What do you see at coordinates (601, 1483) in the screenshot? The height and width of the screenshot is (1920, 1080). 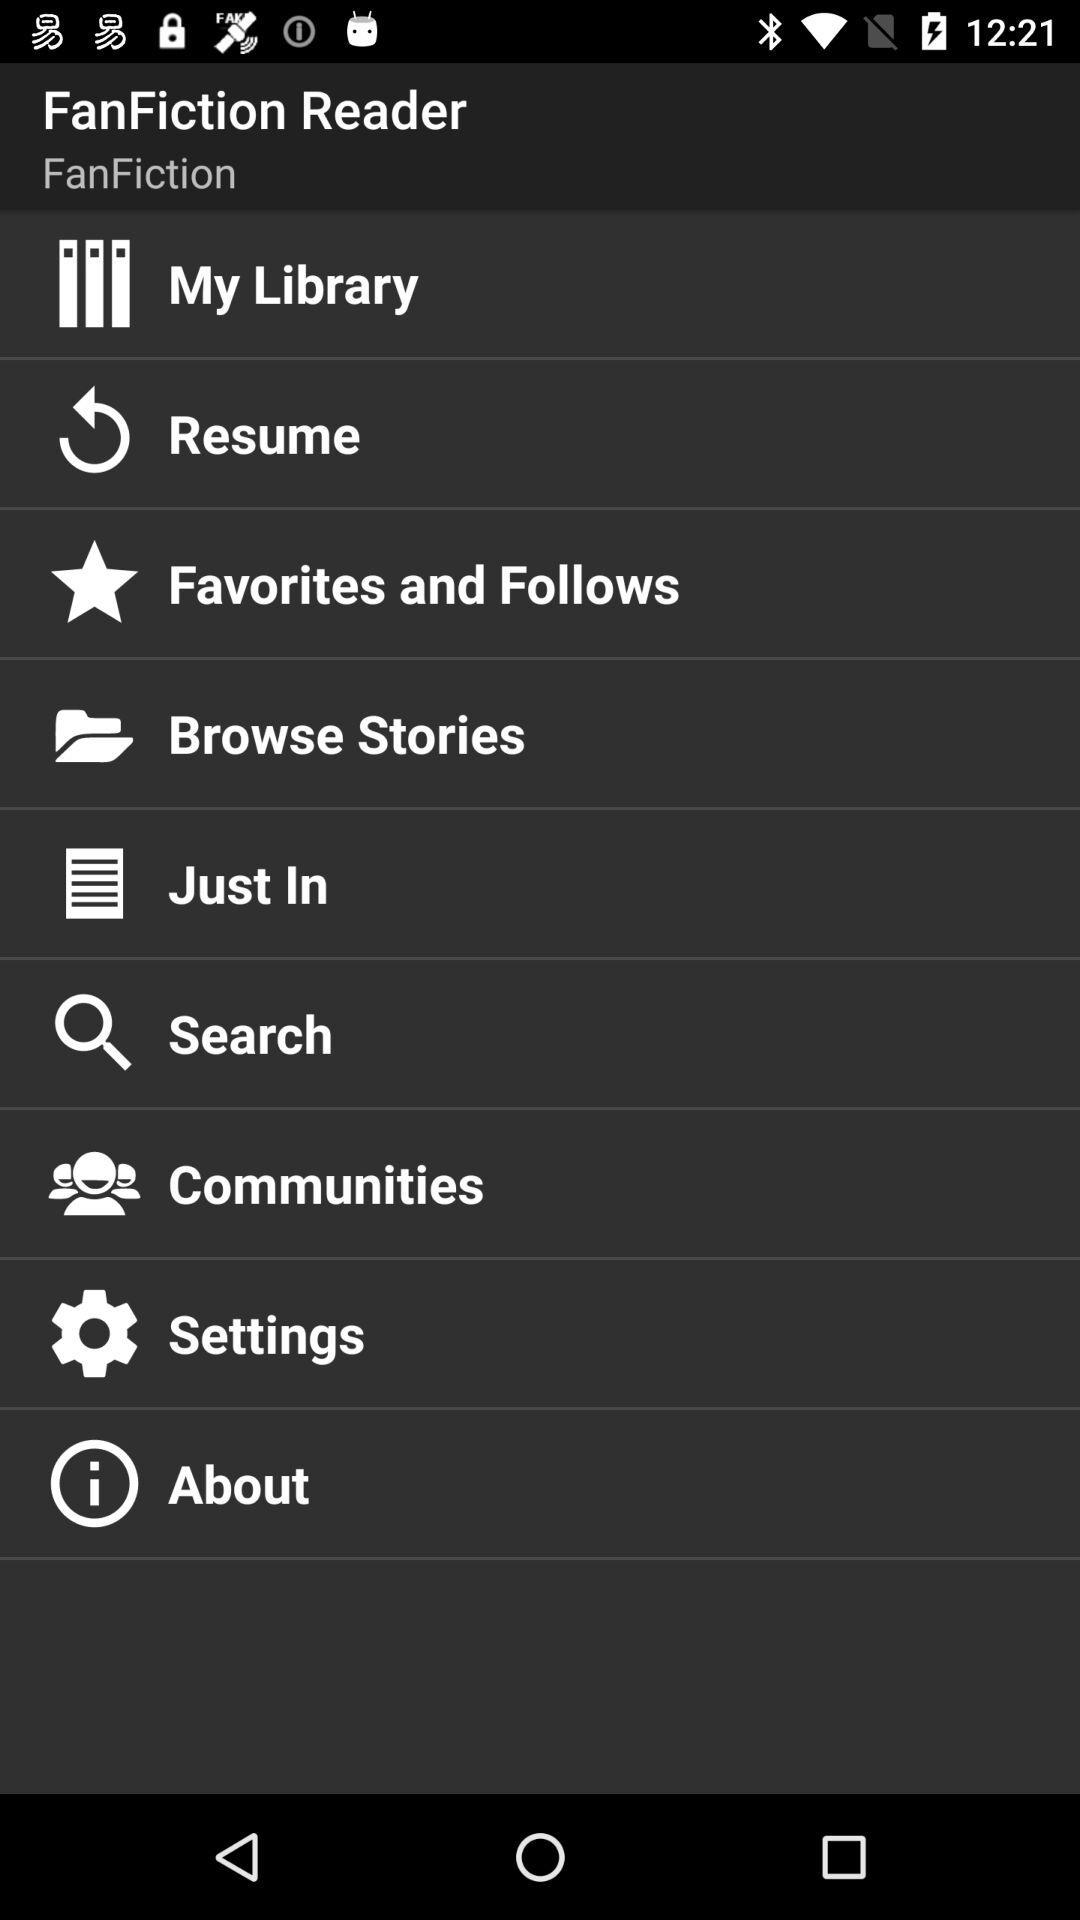 I see `the about` at bounding box center [601, 1483].